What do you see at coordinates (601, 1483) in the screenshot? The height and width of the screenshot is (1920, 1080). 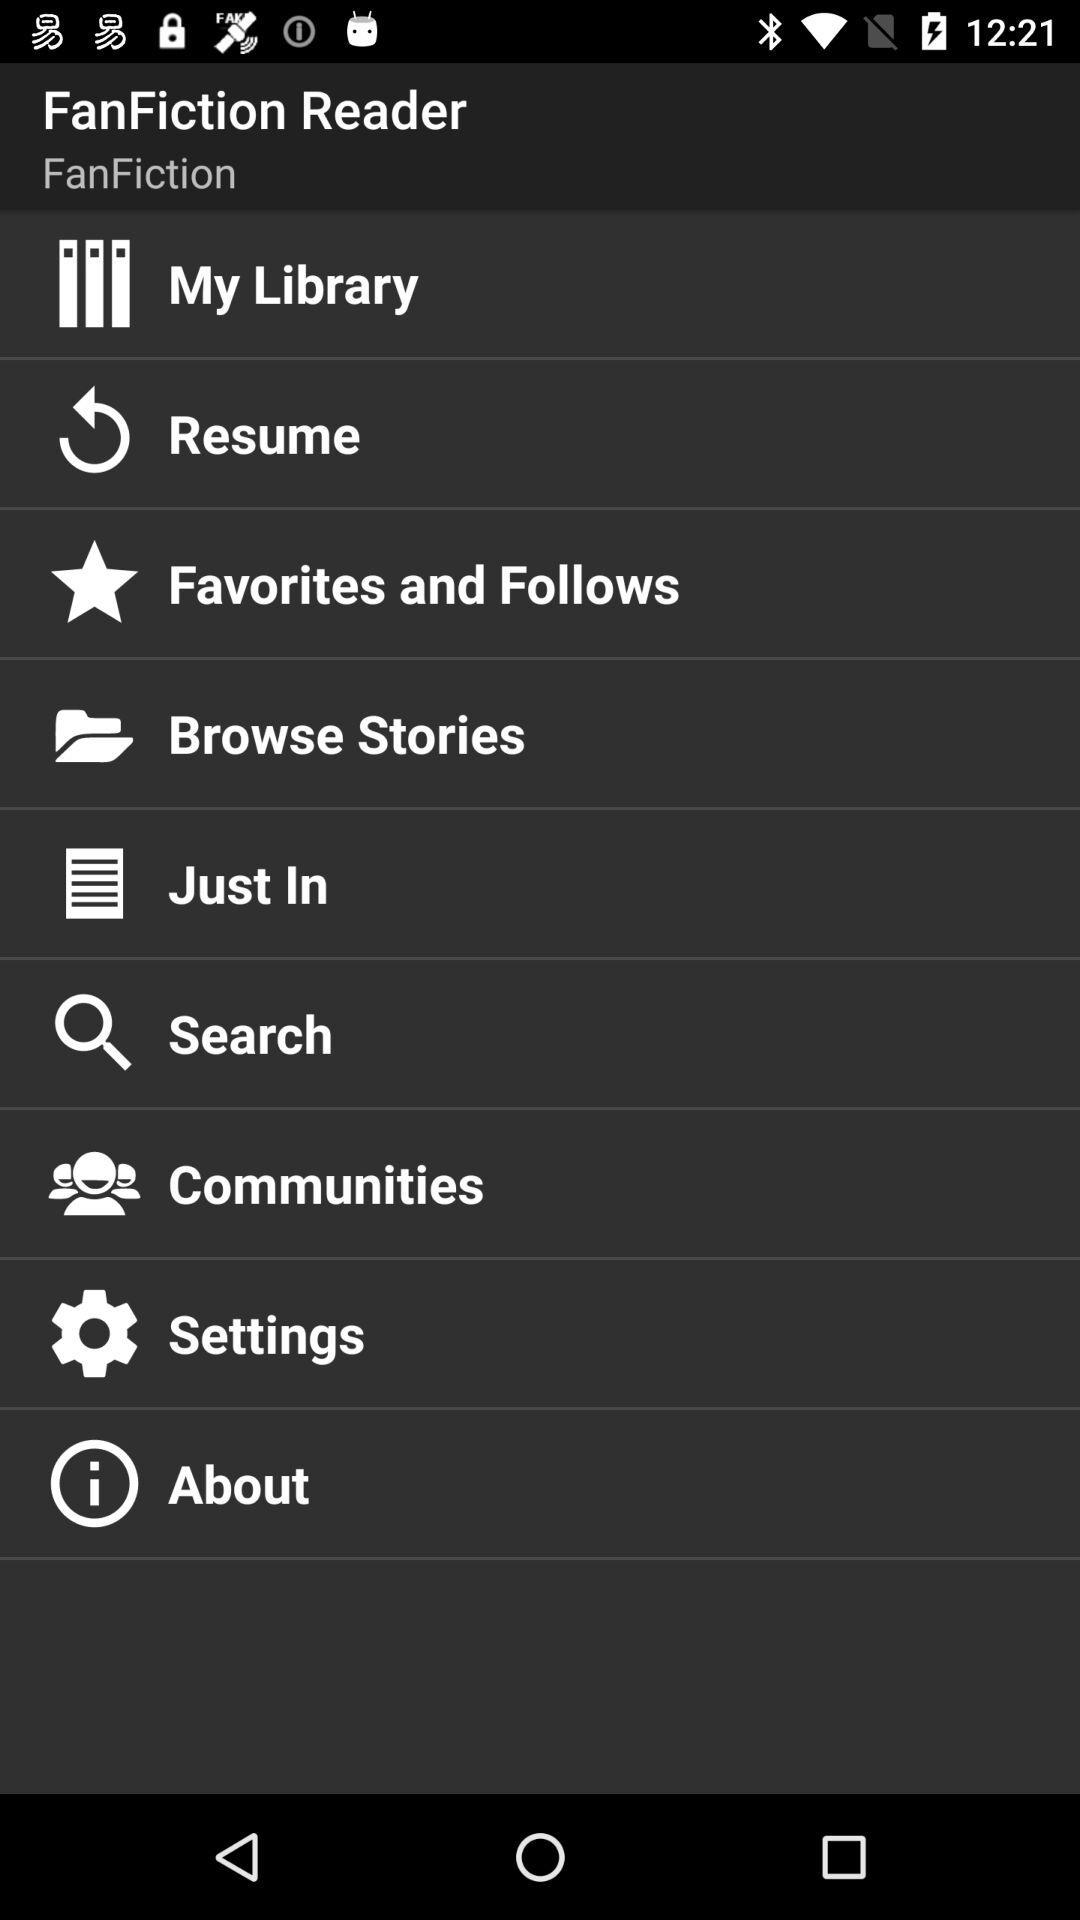 I see `the about` at bounding box center [601, 1483].